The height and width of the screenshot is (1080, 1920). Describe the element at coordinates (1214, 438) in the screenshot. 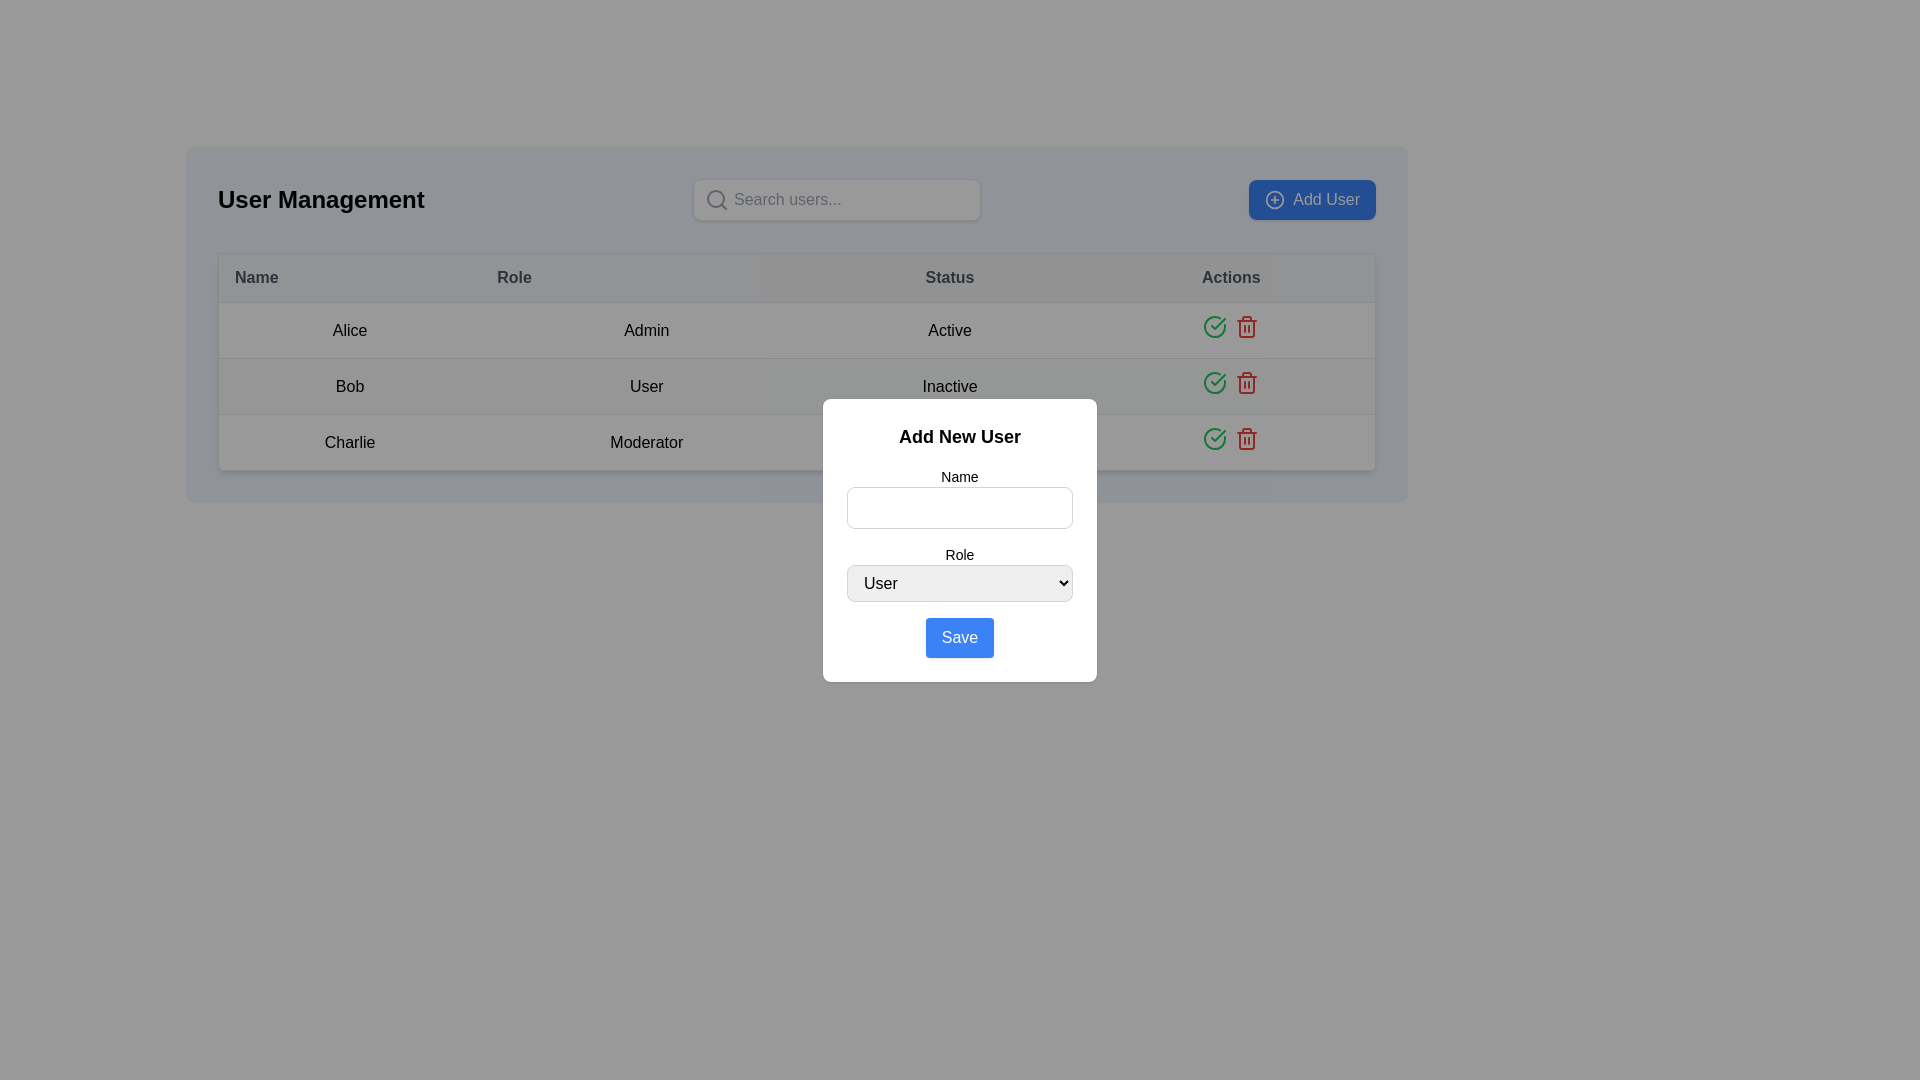

I see `the approval button in the 'Actions' column of the third row for user 'Charlie'` at that location.